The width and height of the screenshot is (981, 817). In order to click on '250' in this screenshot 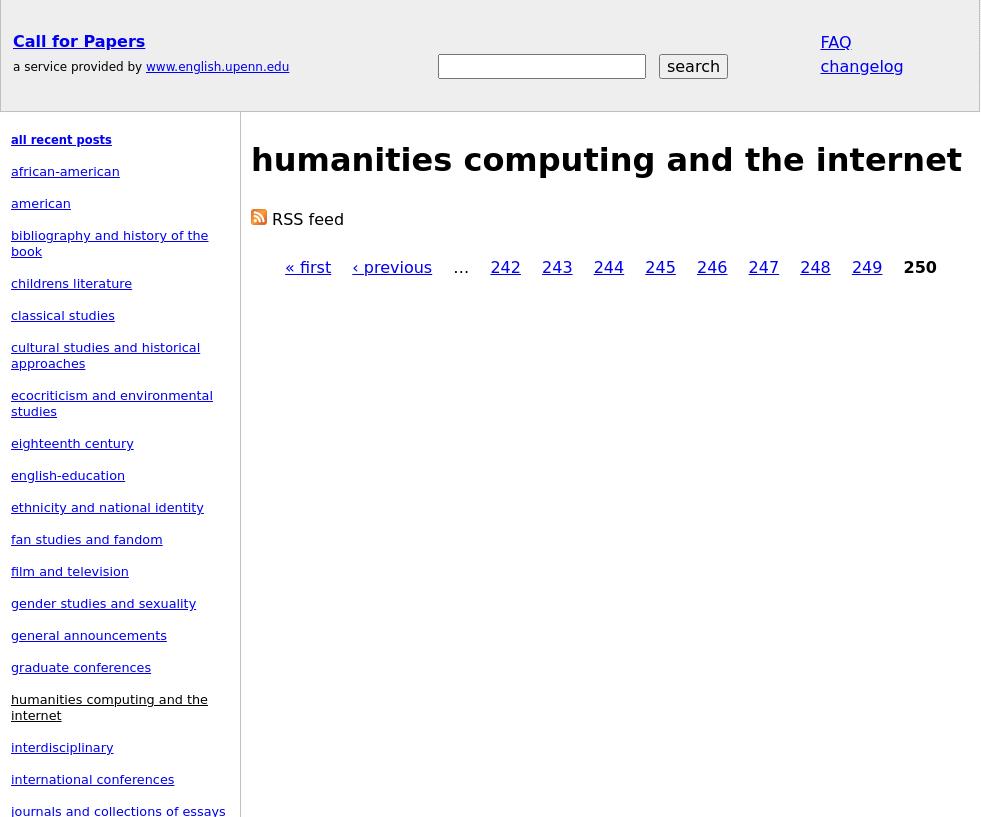, I will do `click(919, 267)`.